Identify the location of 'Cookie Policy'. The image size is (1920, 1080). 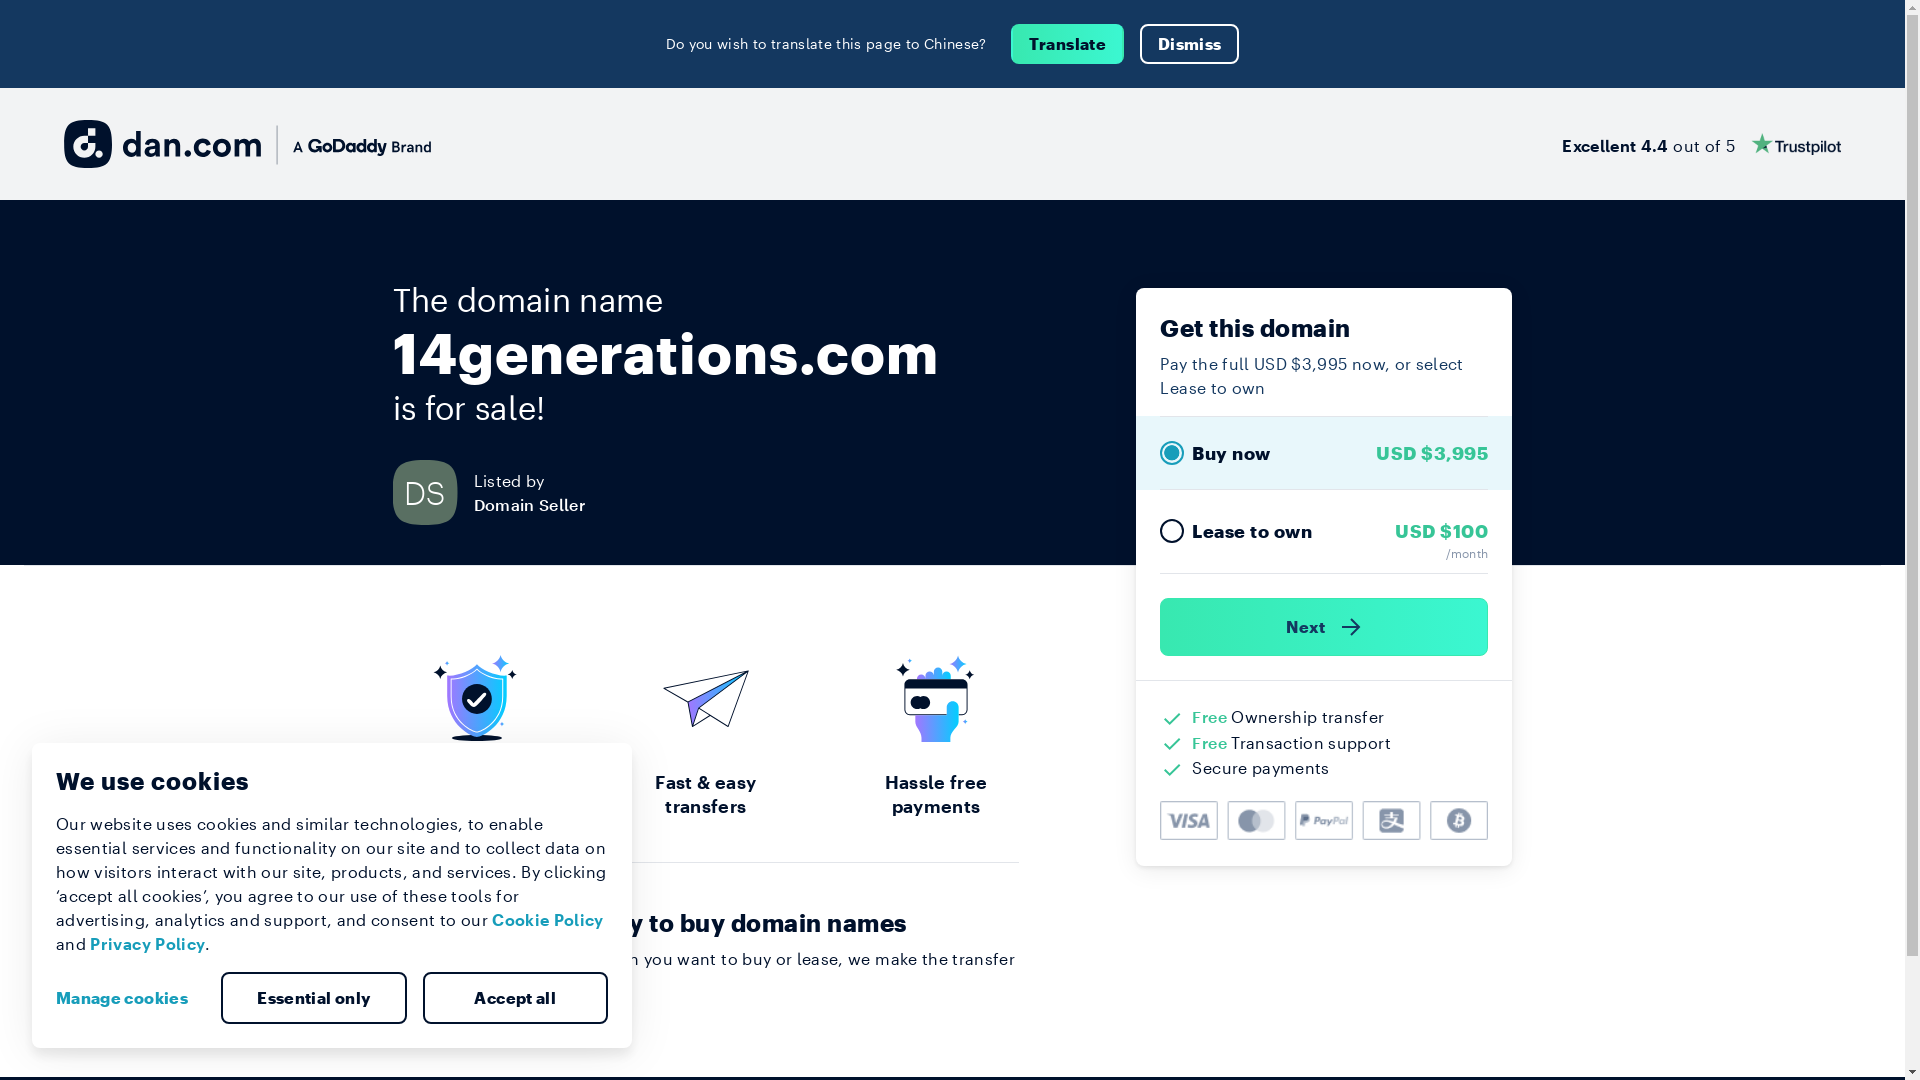
(491, 919).